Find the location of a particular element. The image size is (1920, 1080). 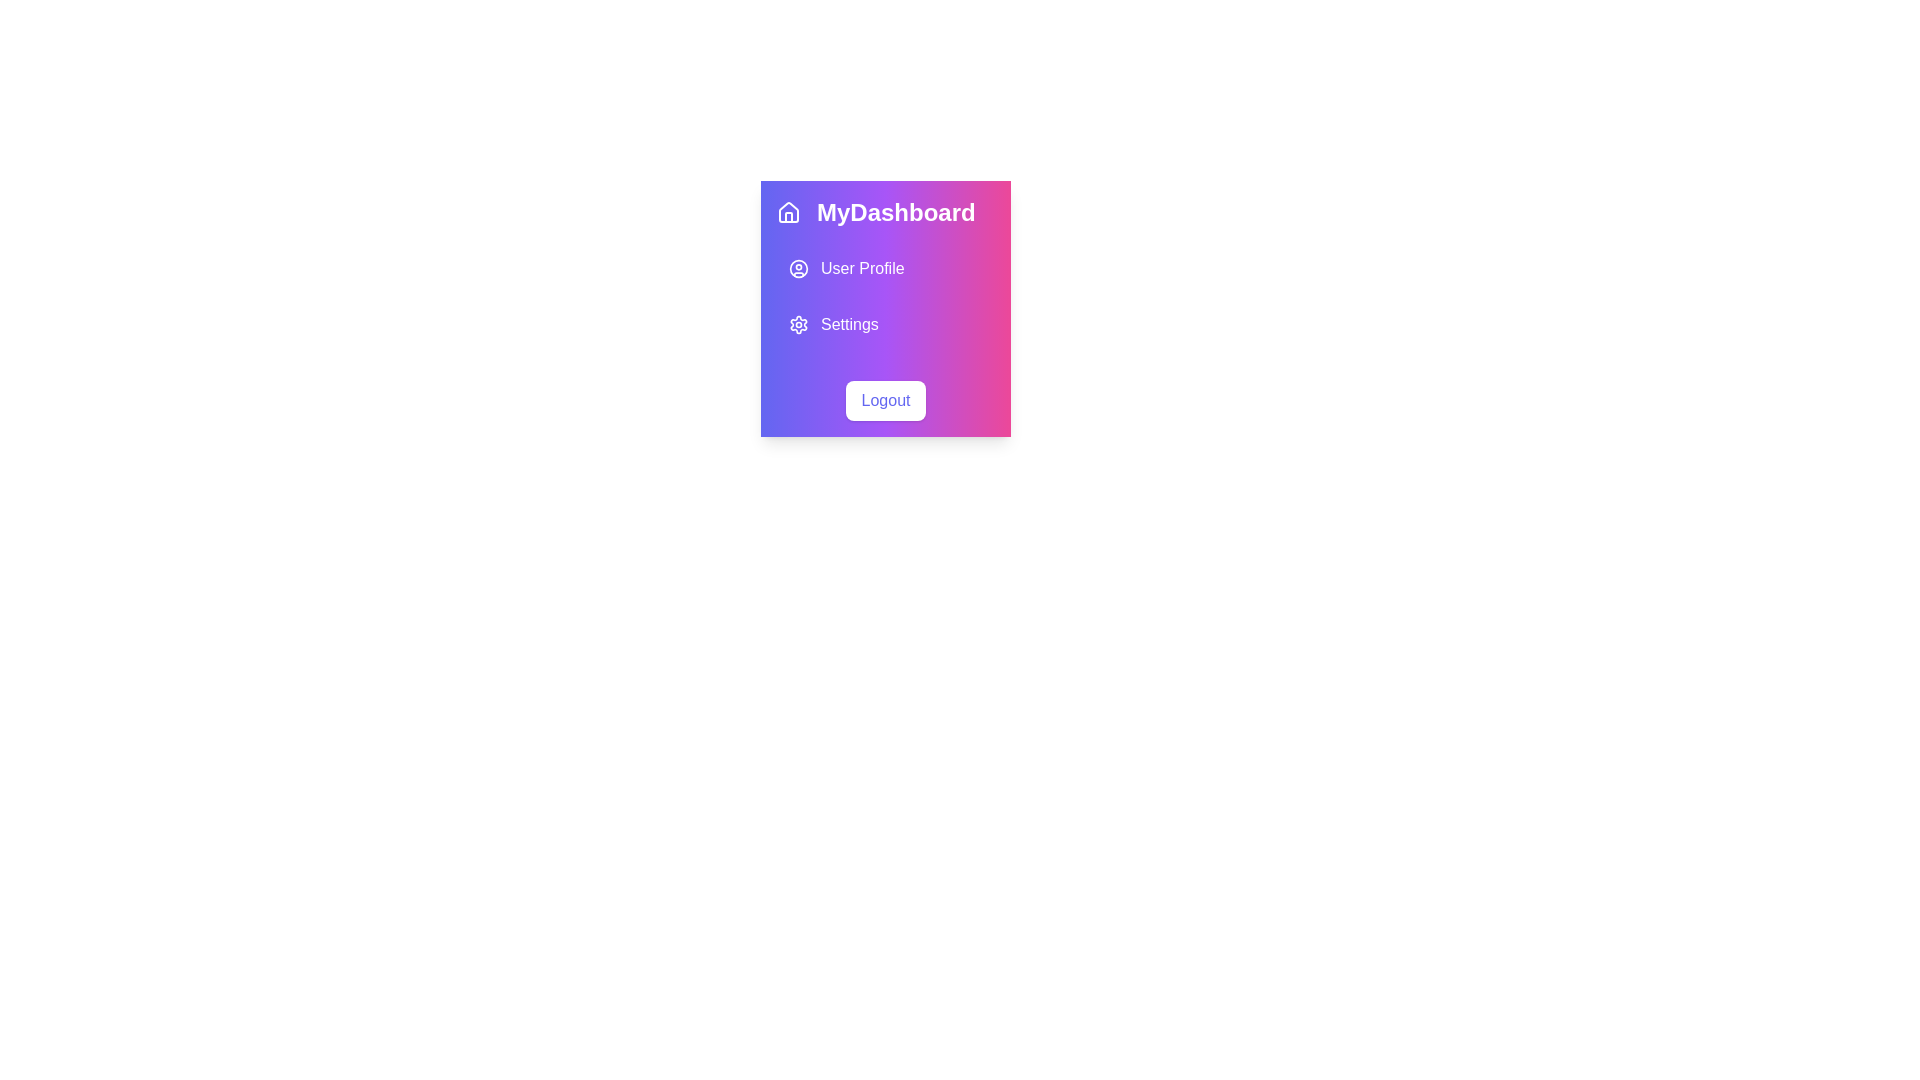

the 'Settings' clickable list item with a gear icon is located at coordinates (885, 323).